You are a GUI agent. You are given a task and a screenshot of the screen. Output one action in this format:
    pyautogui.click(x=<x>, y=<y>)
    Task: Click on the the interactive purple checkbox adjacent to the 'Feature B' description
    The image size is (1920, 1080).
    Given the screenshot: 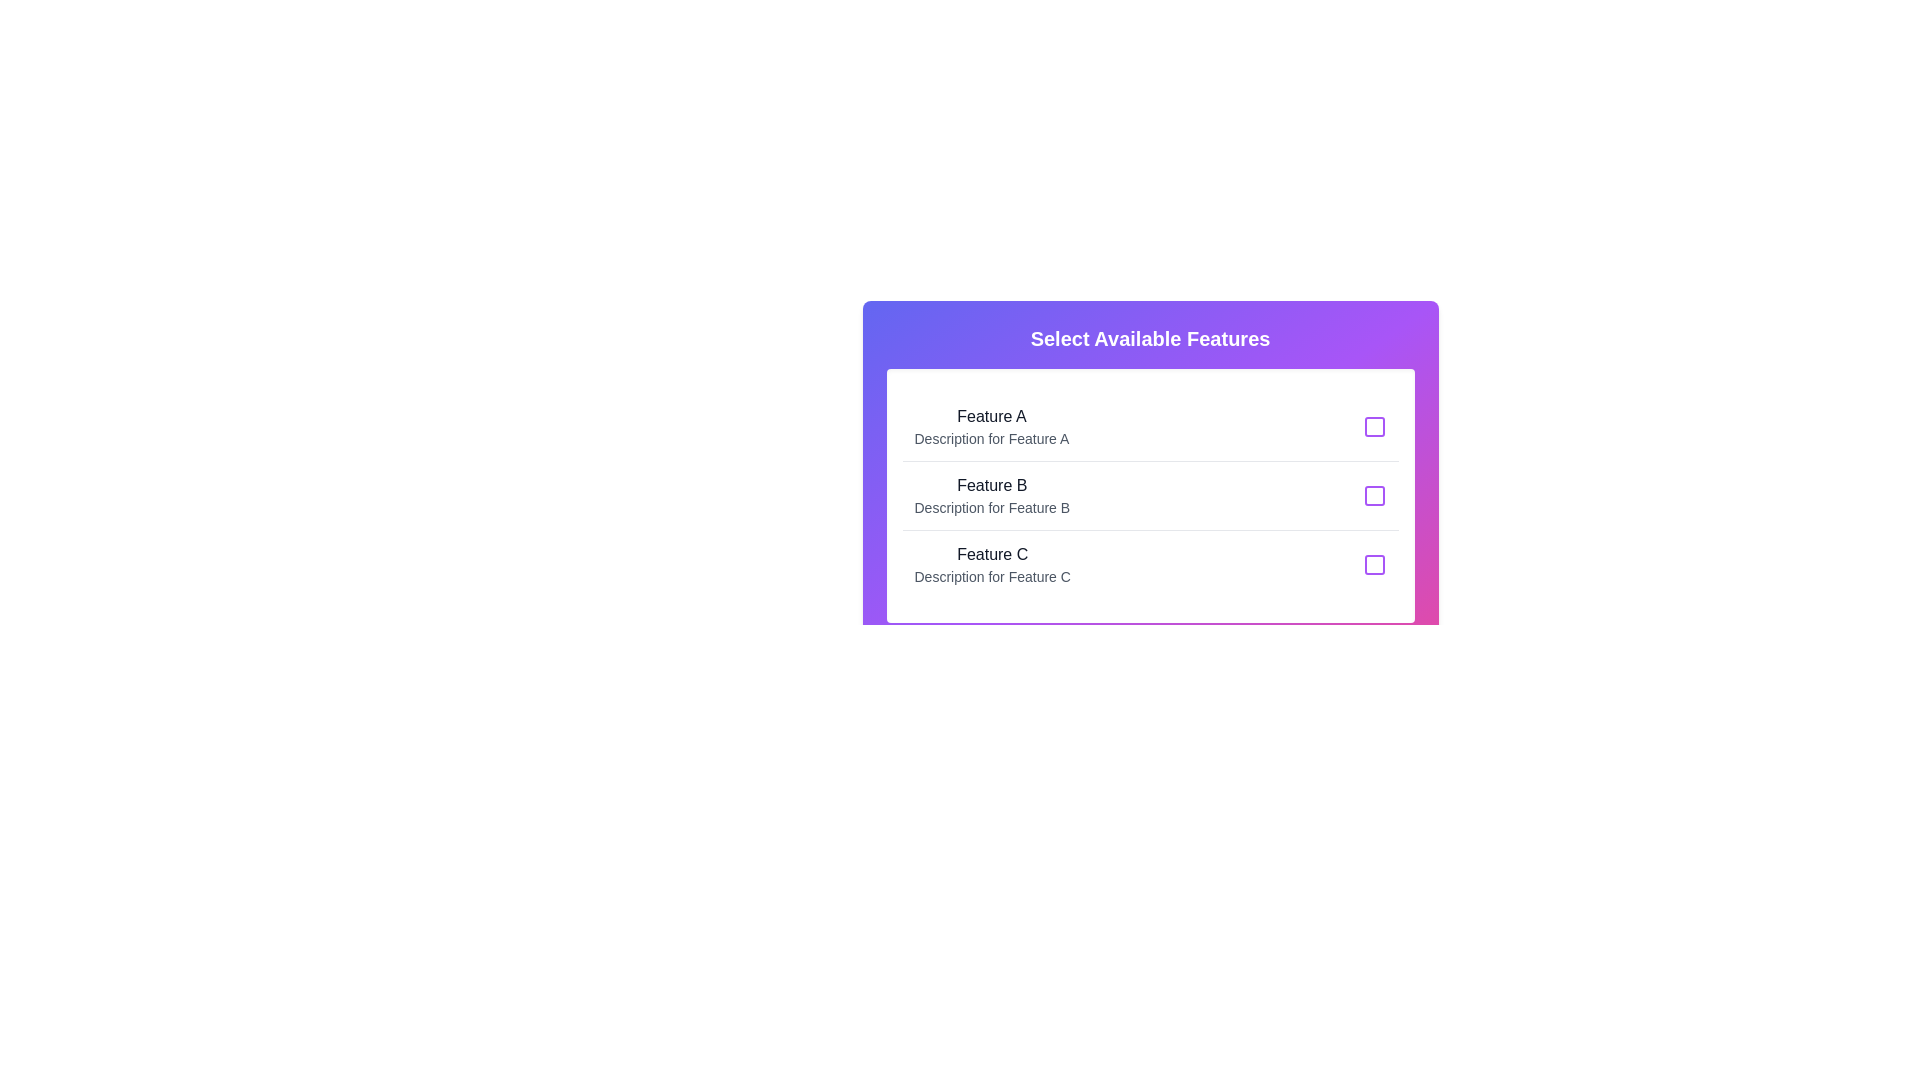 What is the action you would take?
    pyautogui.click(x=1373, y=495)
    